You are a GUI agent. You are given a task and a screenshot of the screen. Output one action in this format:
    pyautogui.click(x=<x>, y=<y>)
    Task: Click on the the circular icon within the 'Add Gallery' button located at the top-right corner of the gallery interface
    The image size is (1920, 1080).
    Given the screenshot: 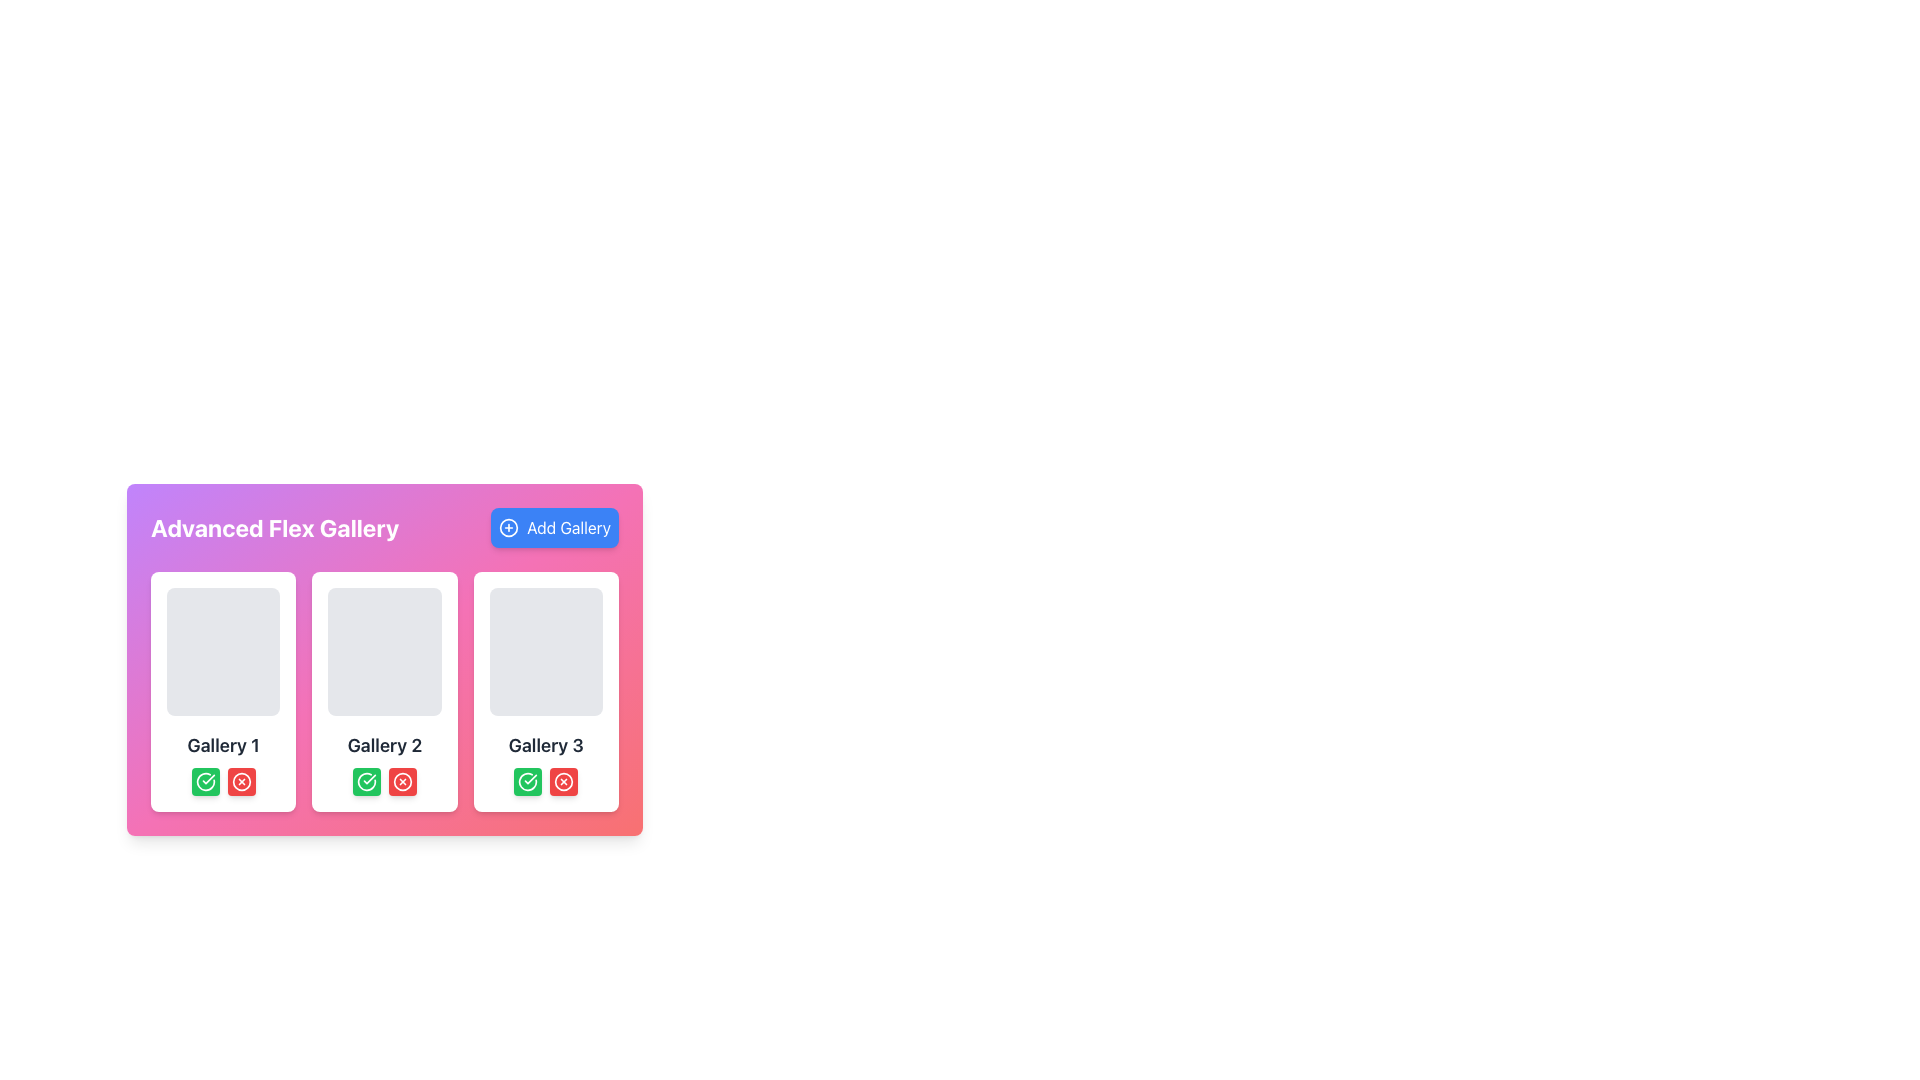 What is the action you would take?
    pyautogui.click(x=509, y=527)
    